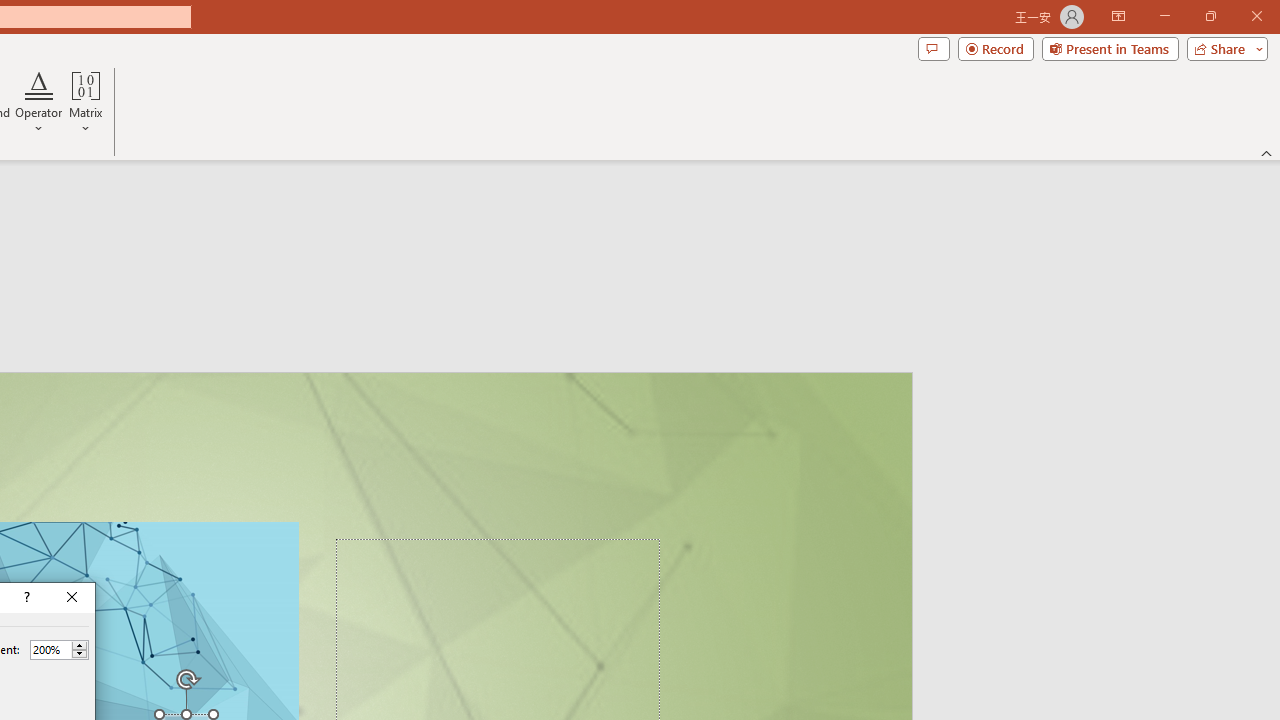 The width and height of the screenshot is (1280, 720). Describe the element at coordinates (25, 596) in the screenshot. I see `'Context help'` at that location.